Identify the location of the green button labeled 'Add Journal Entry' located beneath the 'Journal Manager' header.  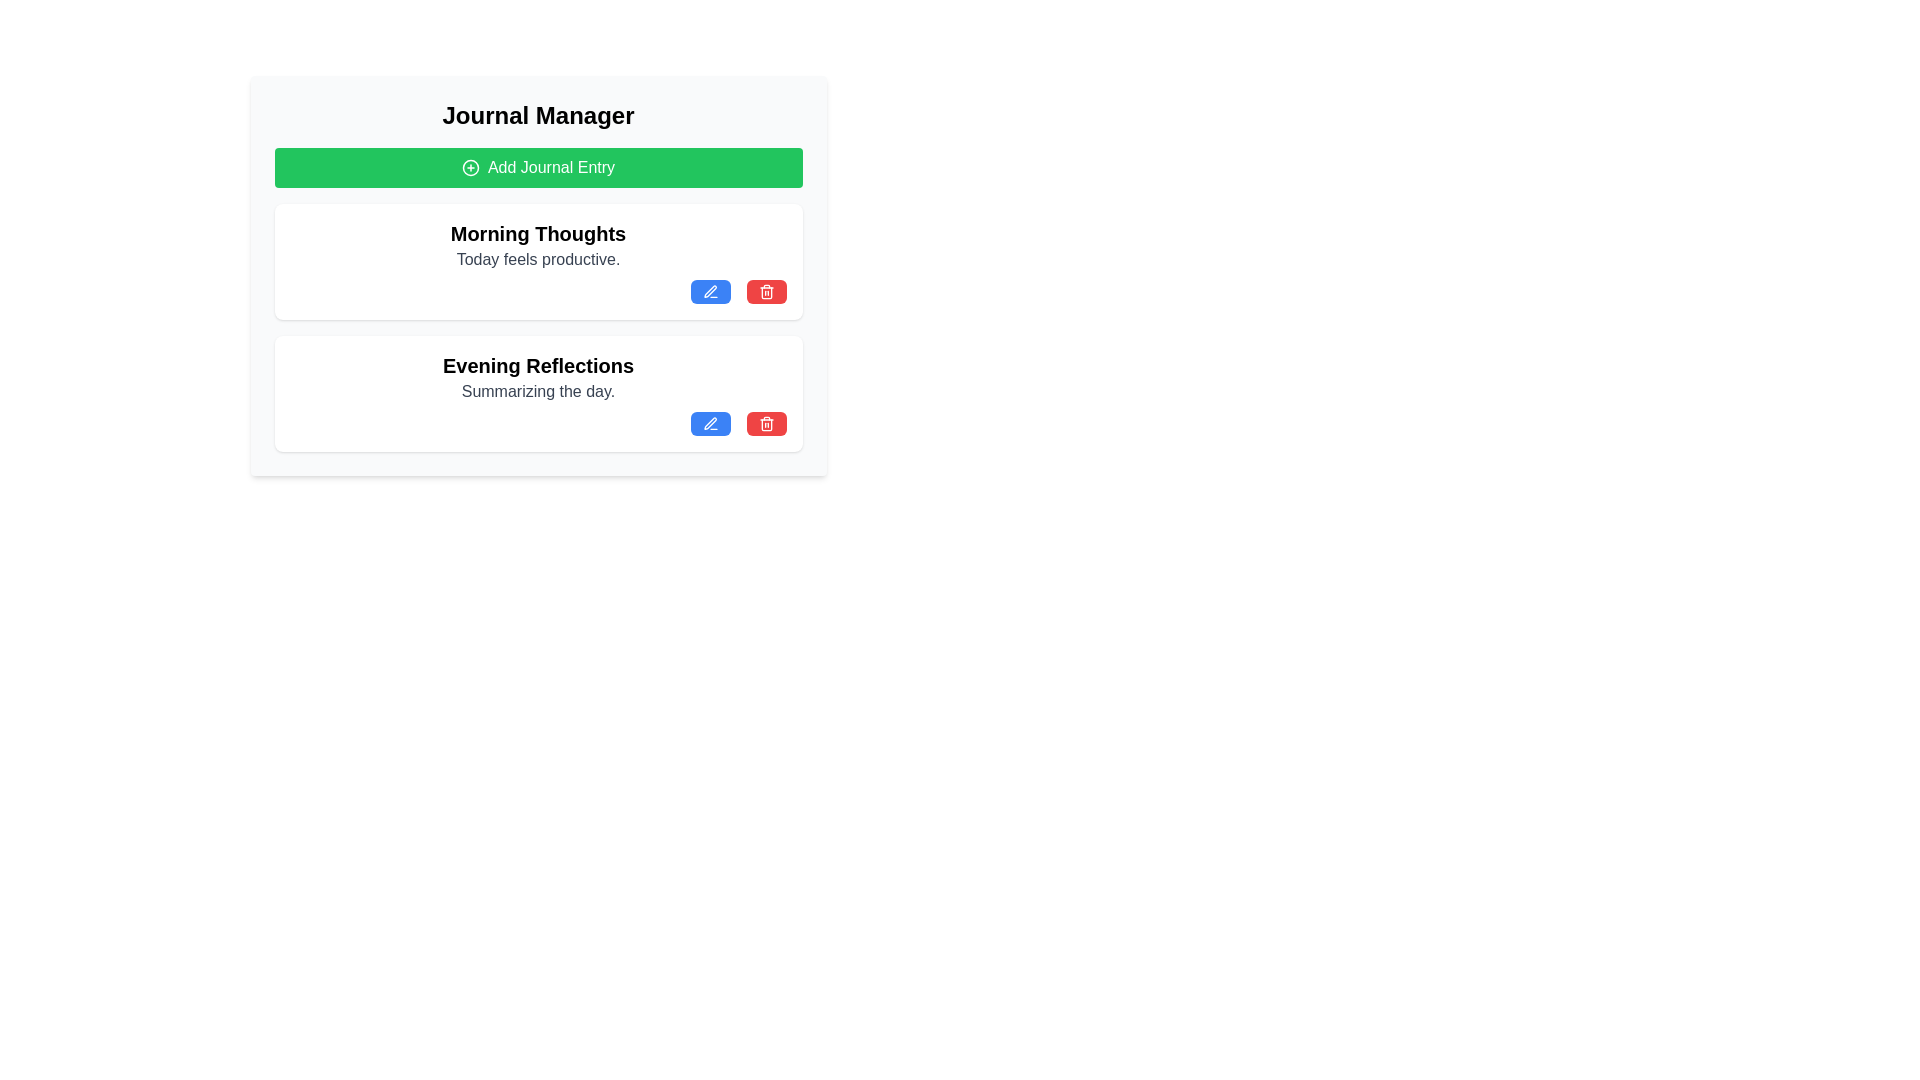
(538, 167).